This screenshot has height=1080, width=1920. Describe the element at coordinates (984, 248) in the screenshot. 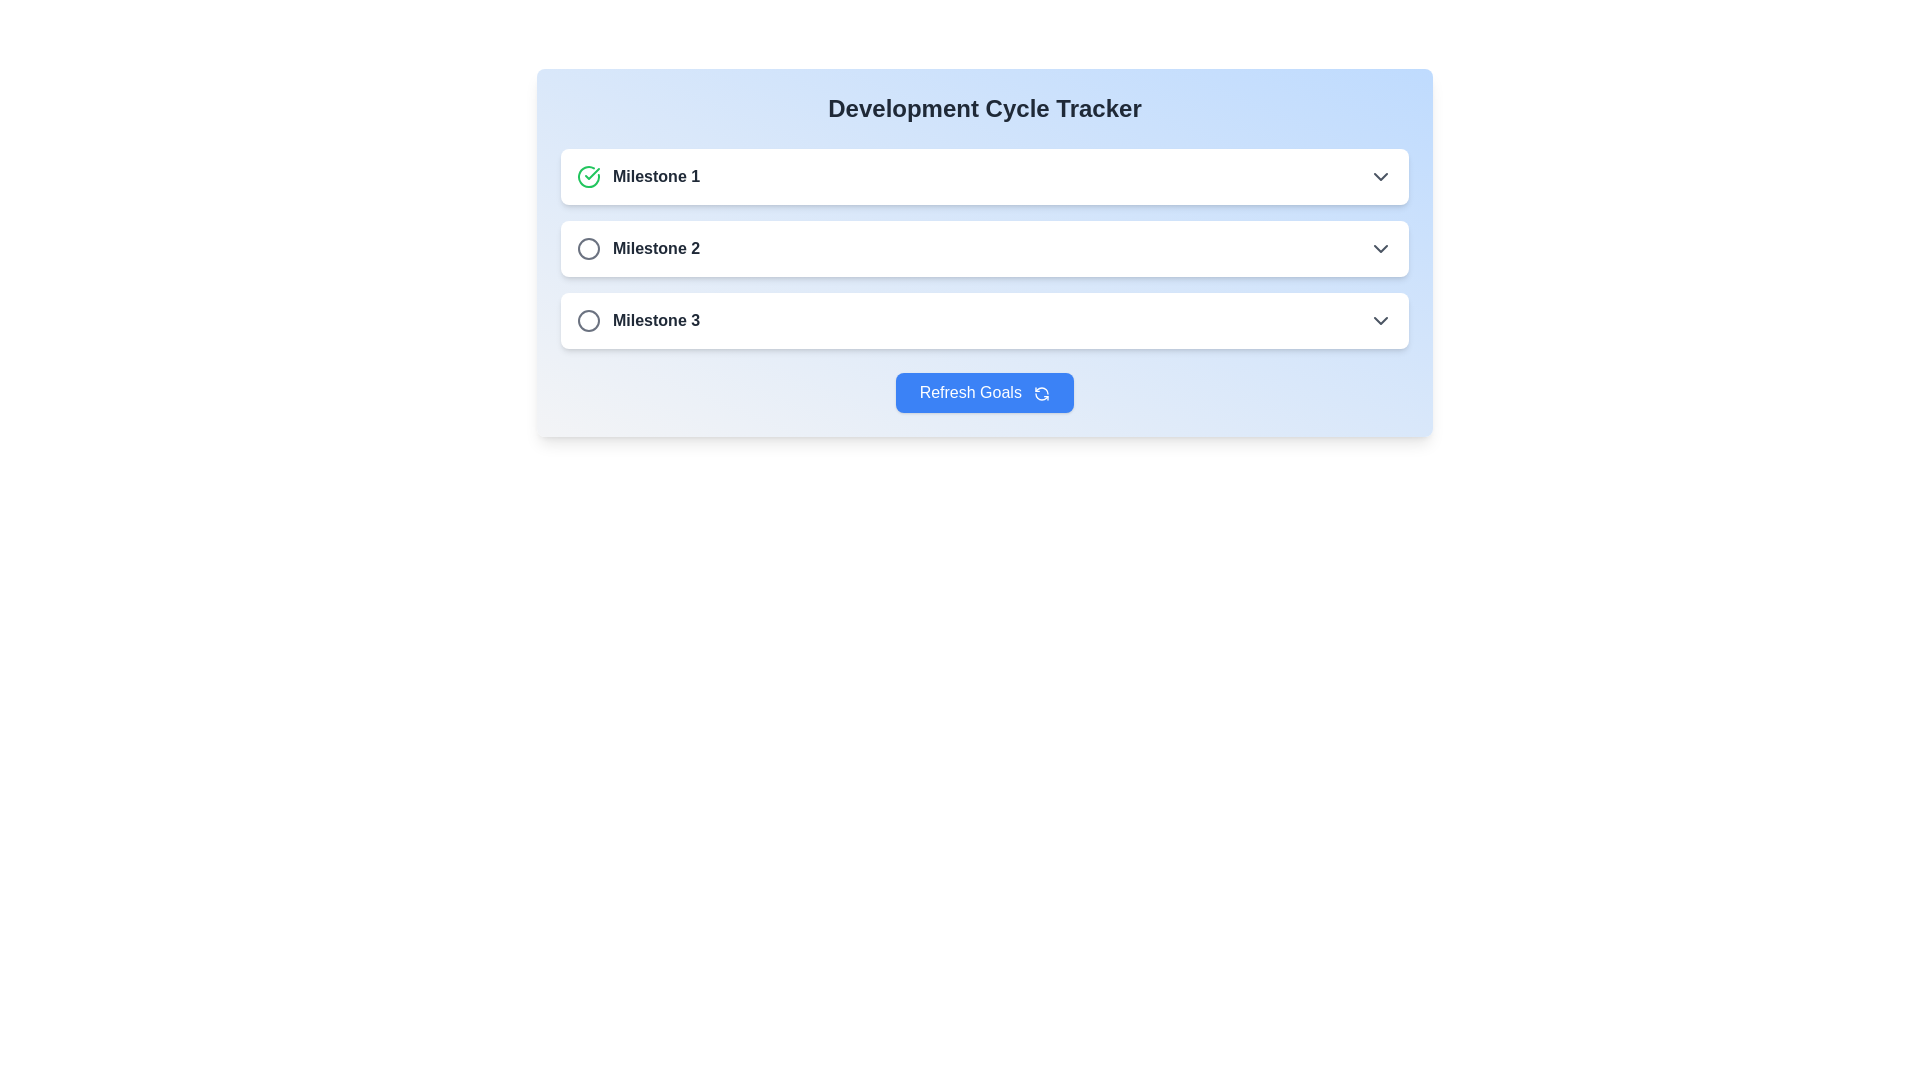

I see `the second milestone` at that location.